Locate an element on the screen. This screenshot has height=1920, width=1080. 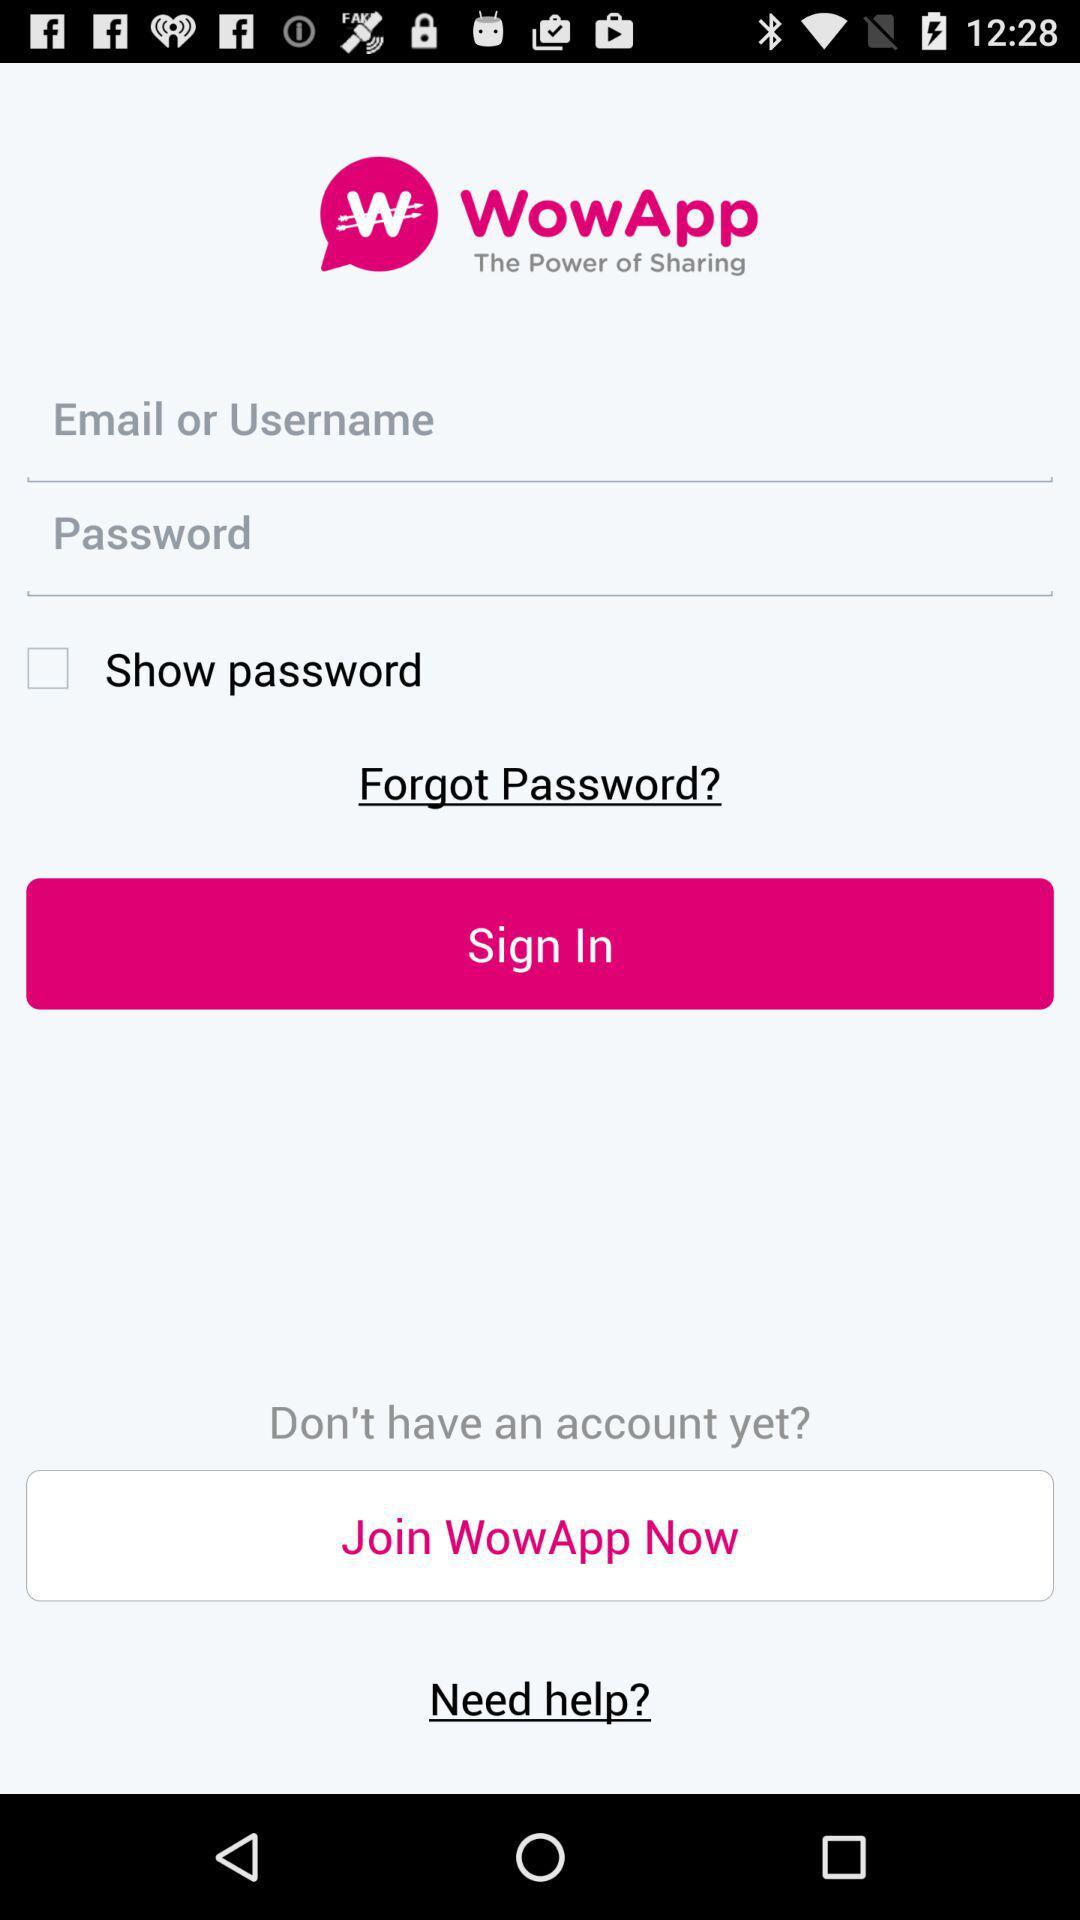
show password icon is located at coordinates (224, 668).